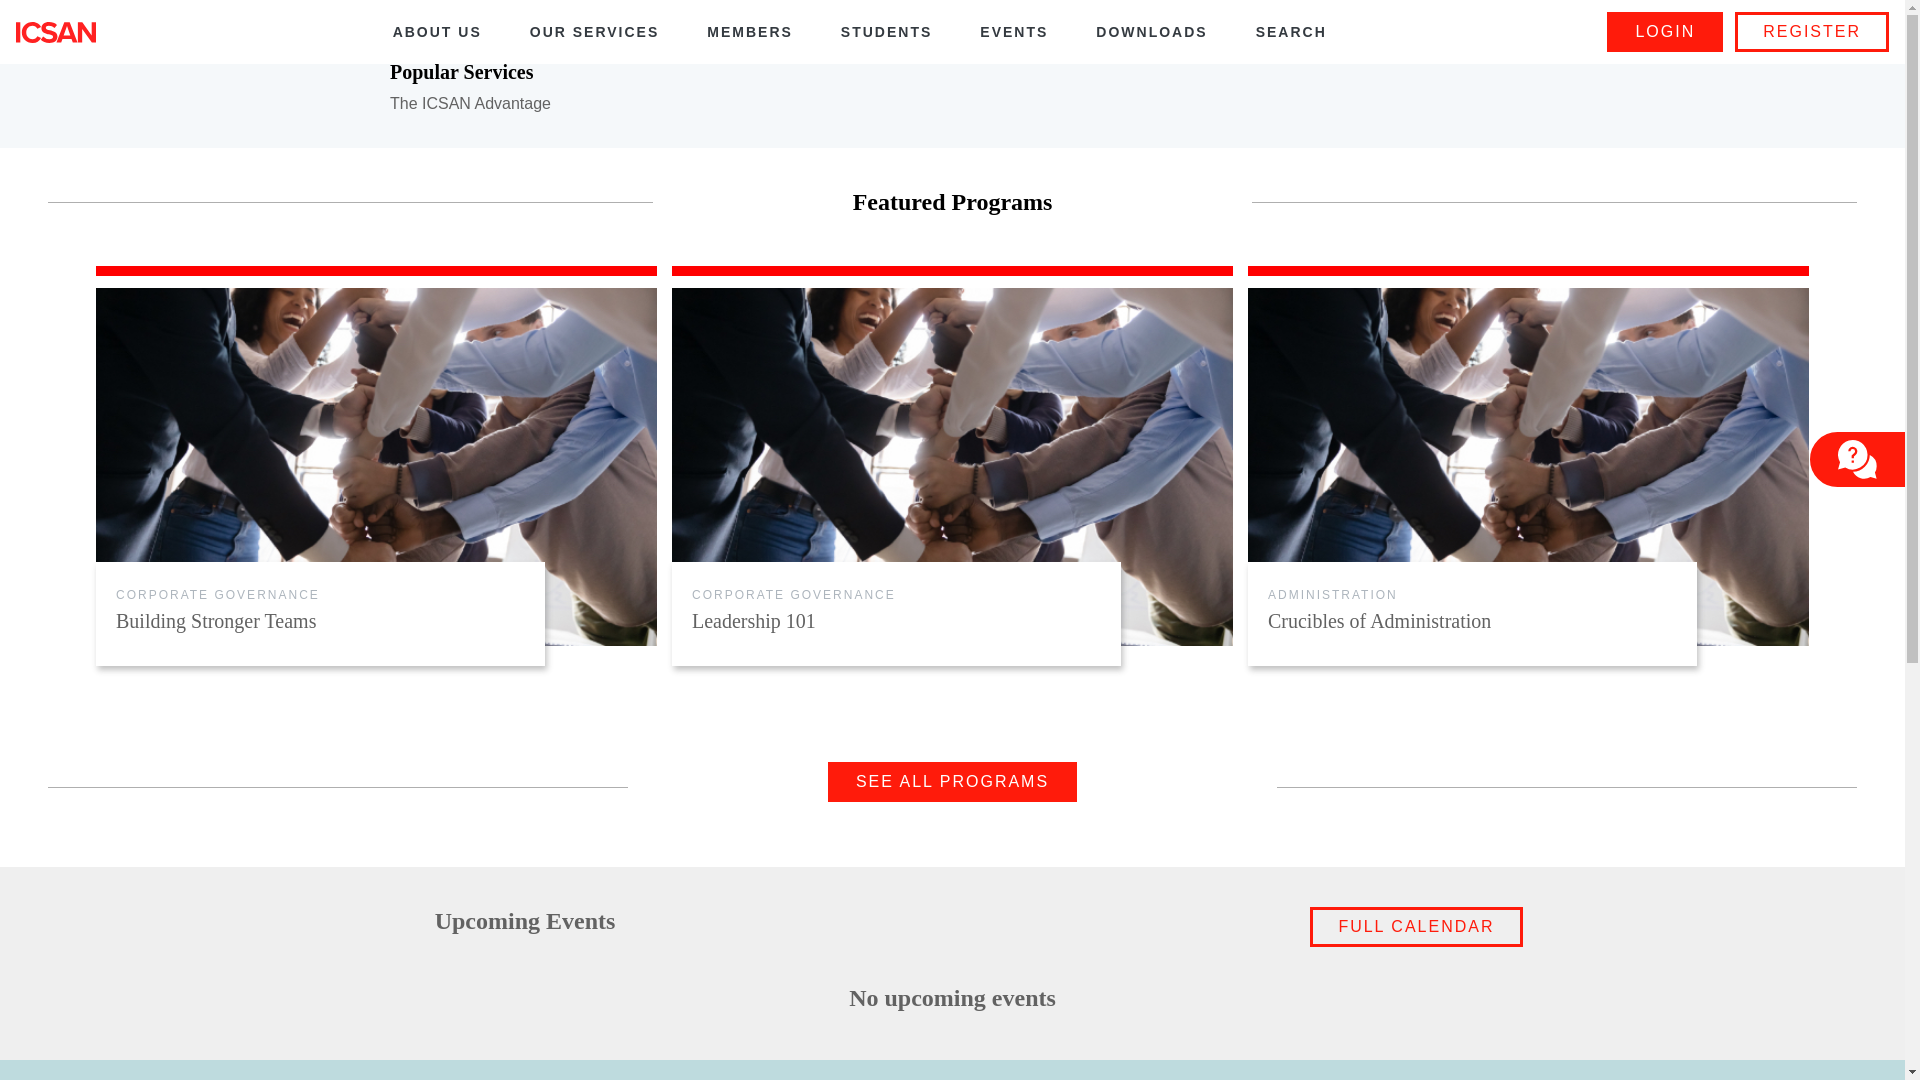 The image size is (1920, 1080). What do you see at coordinates (217, 593) in the screenshot?
I see `'CORPORATE GOVERNANCE'` at bounding box center [217, 593].